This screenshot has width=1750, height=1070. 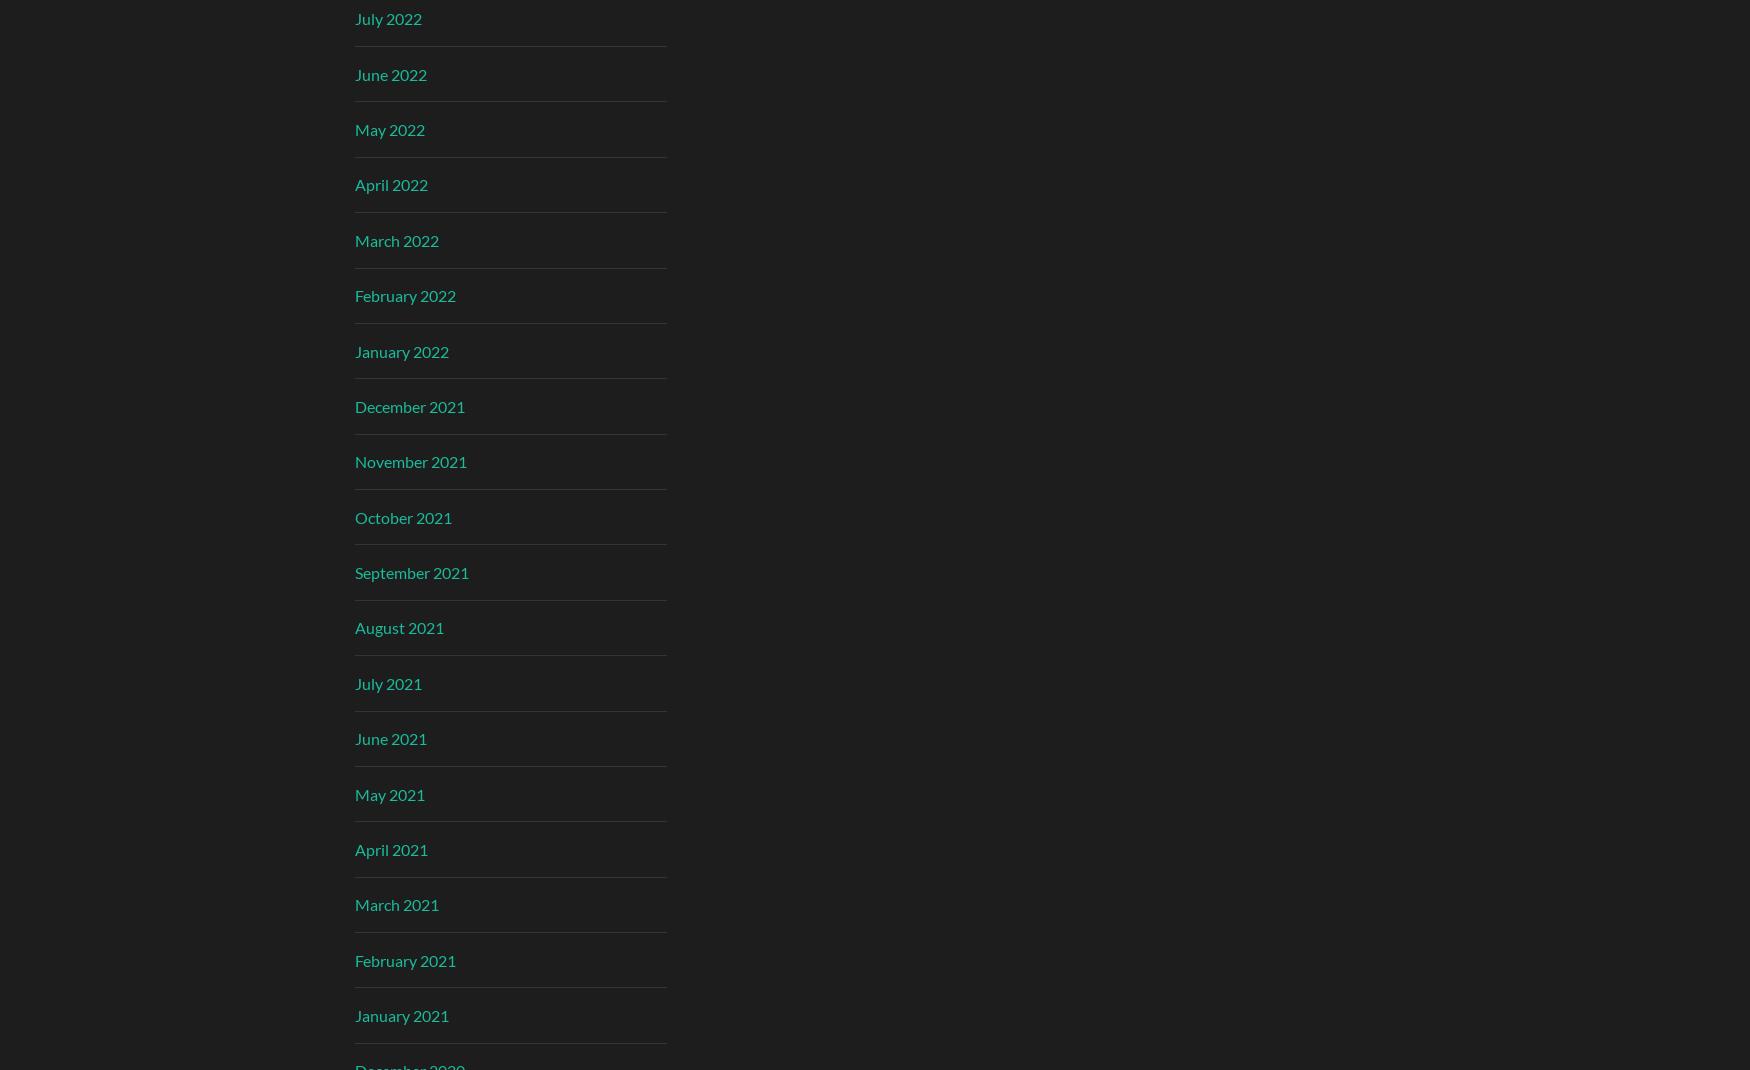 What do you see at coordinates (410, 461) in the screenshot?
I see `'November 2021'` at bounding box center [410, 461].